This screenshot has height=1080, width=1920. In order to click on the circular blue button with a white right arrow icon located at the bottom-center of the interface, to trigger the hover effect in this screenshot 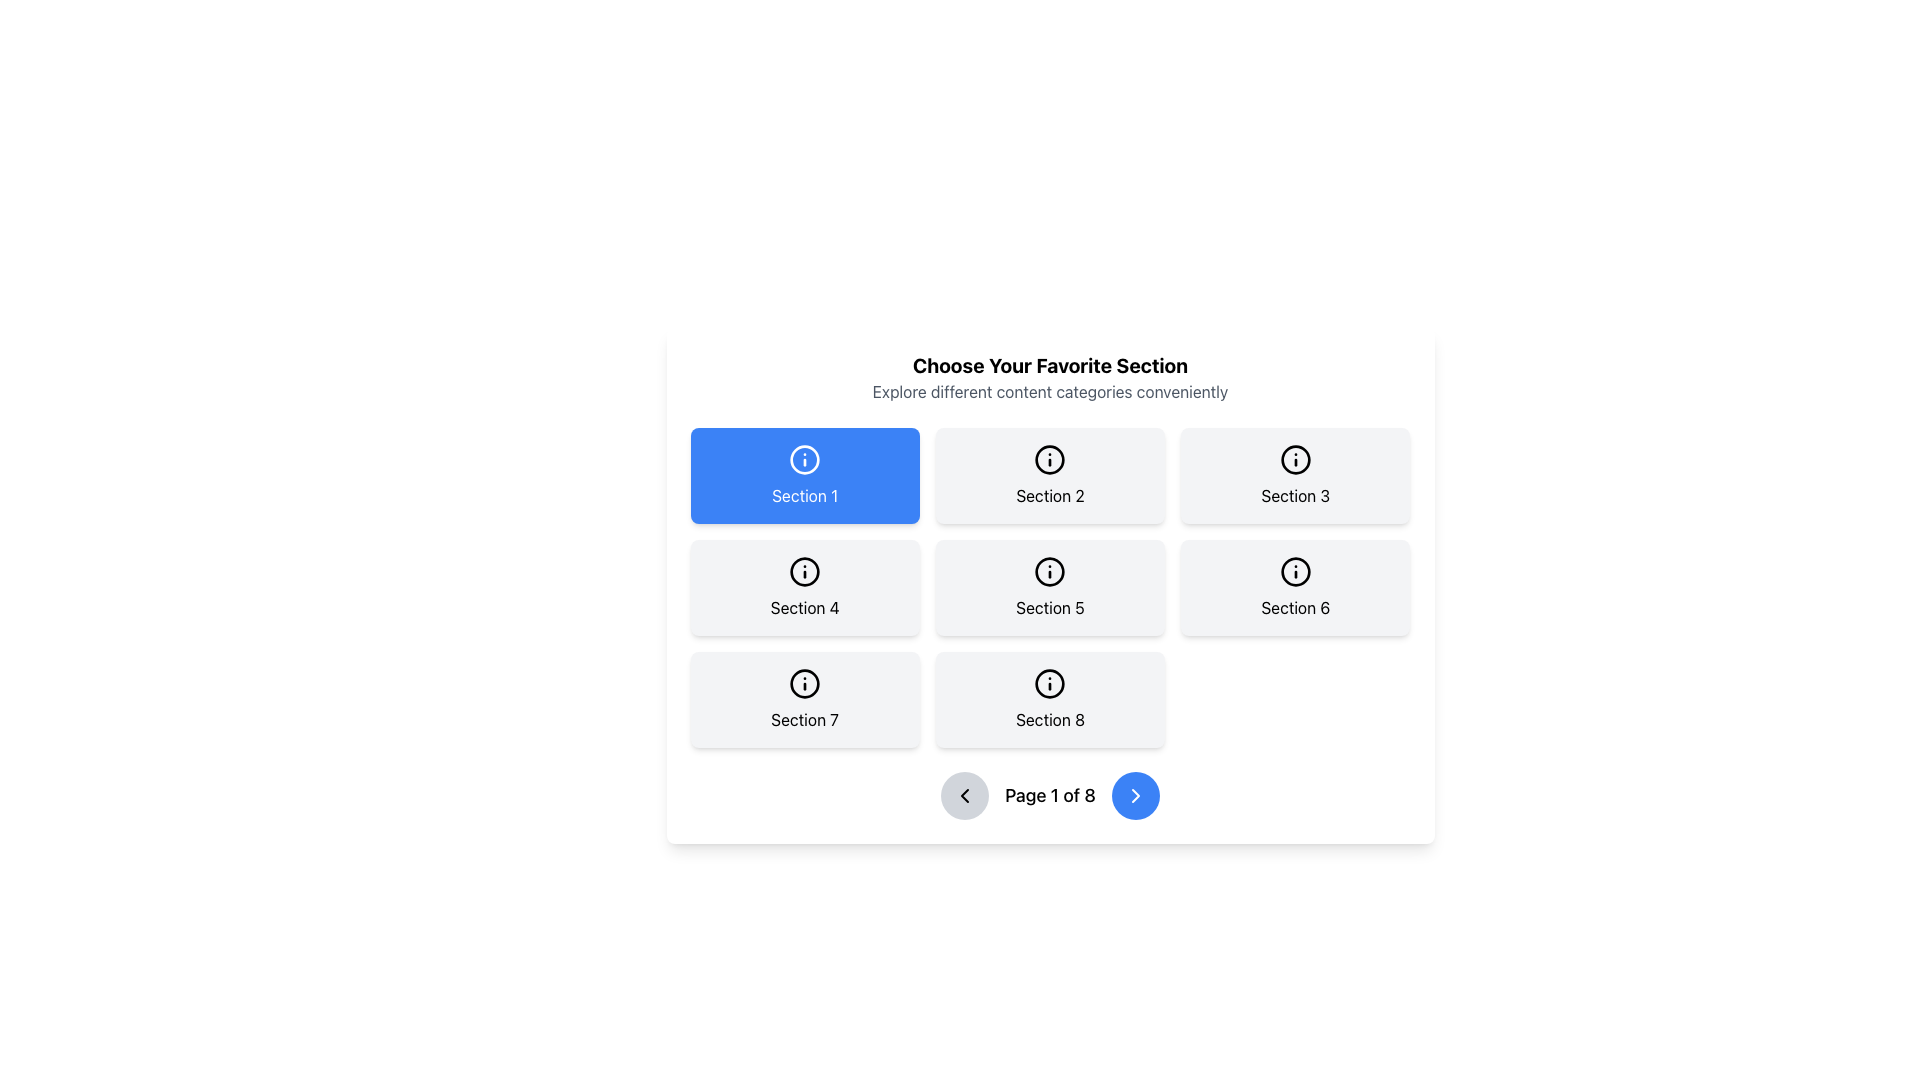, I will do `click(1135, 794)`.